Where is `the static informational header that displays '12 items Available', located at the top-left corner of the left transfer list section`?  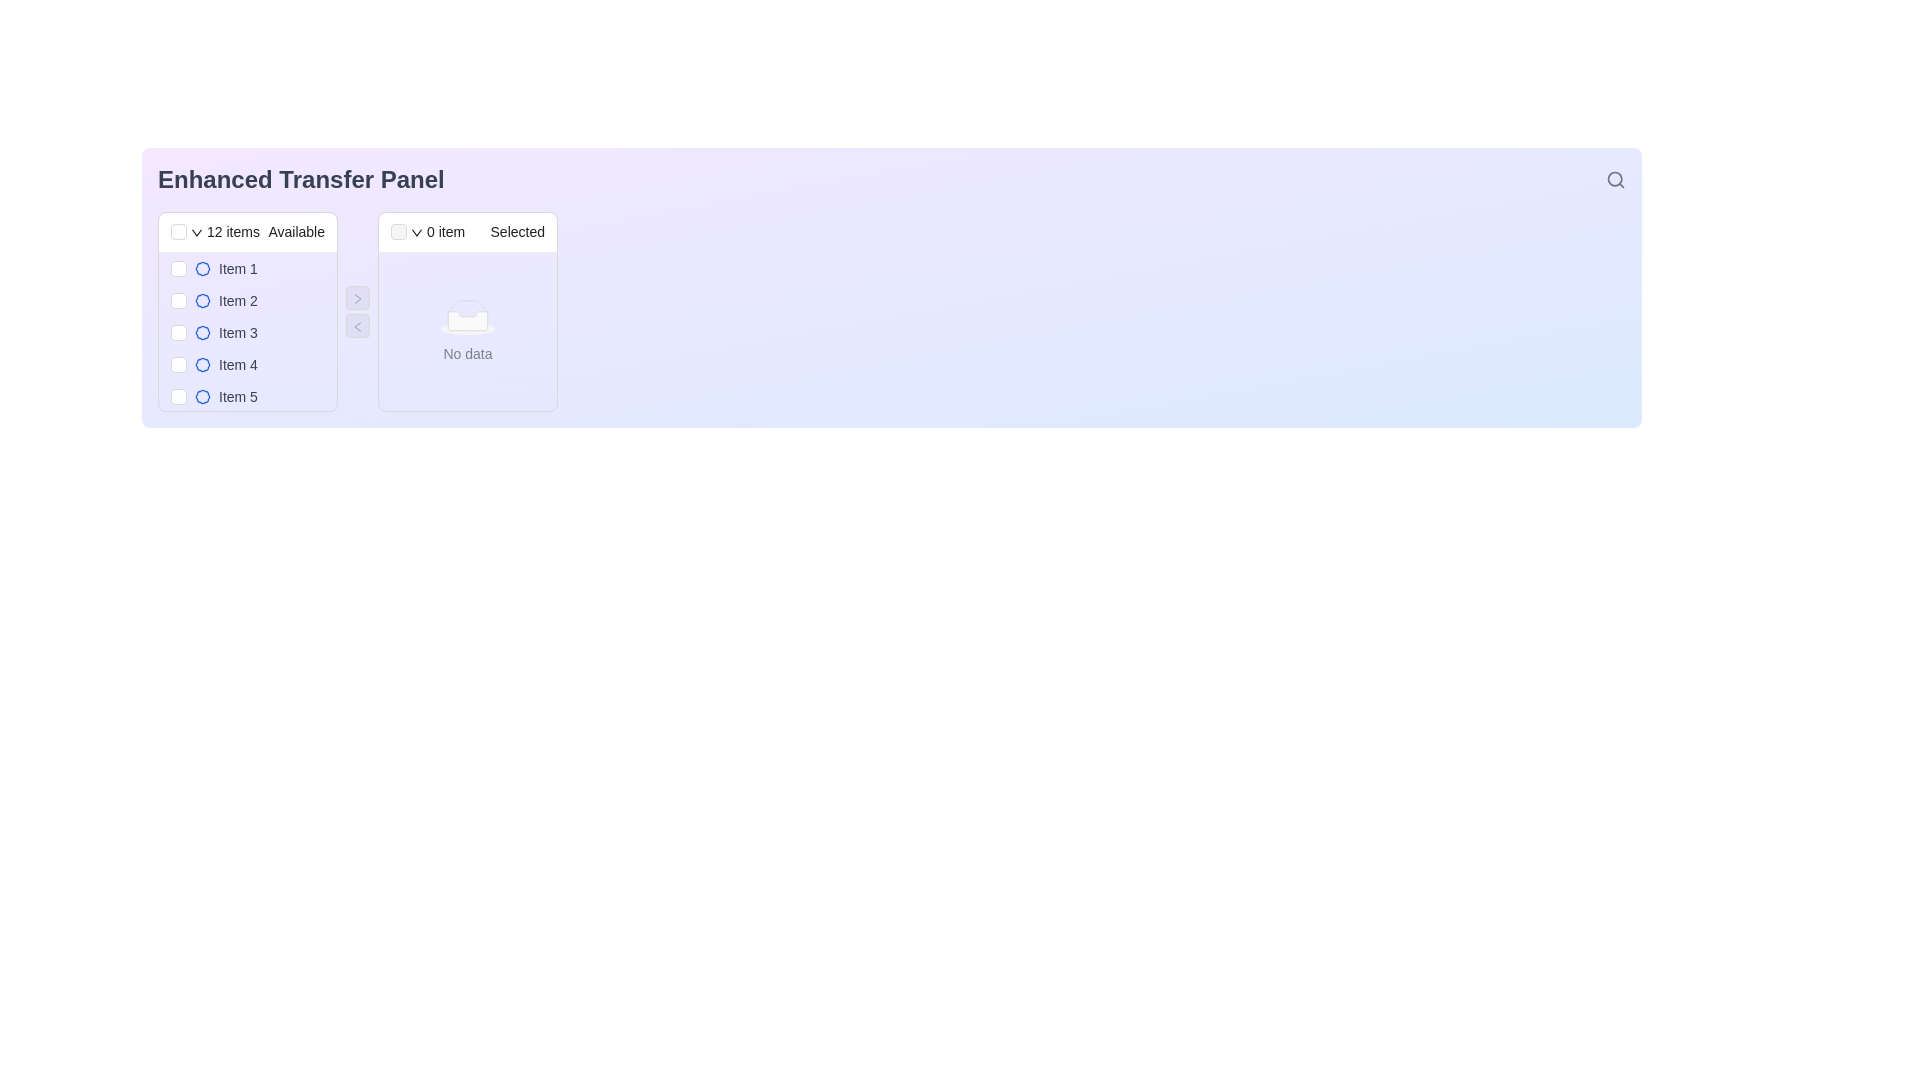
the static informational header that displays '12 items Available', located at the top-left corner of the left transfer list section is located at coordinates (247, 231).